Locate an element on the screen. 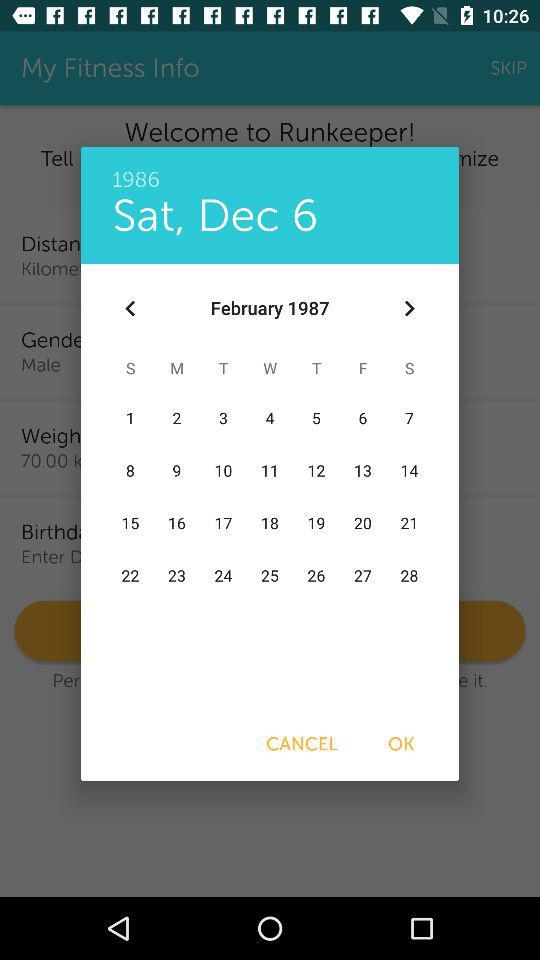 The width and height of the screenshot is (540, 960). icon at the bottom is located at coordinates (301, 743).